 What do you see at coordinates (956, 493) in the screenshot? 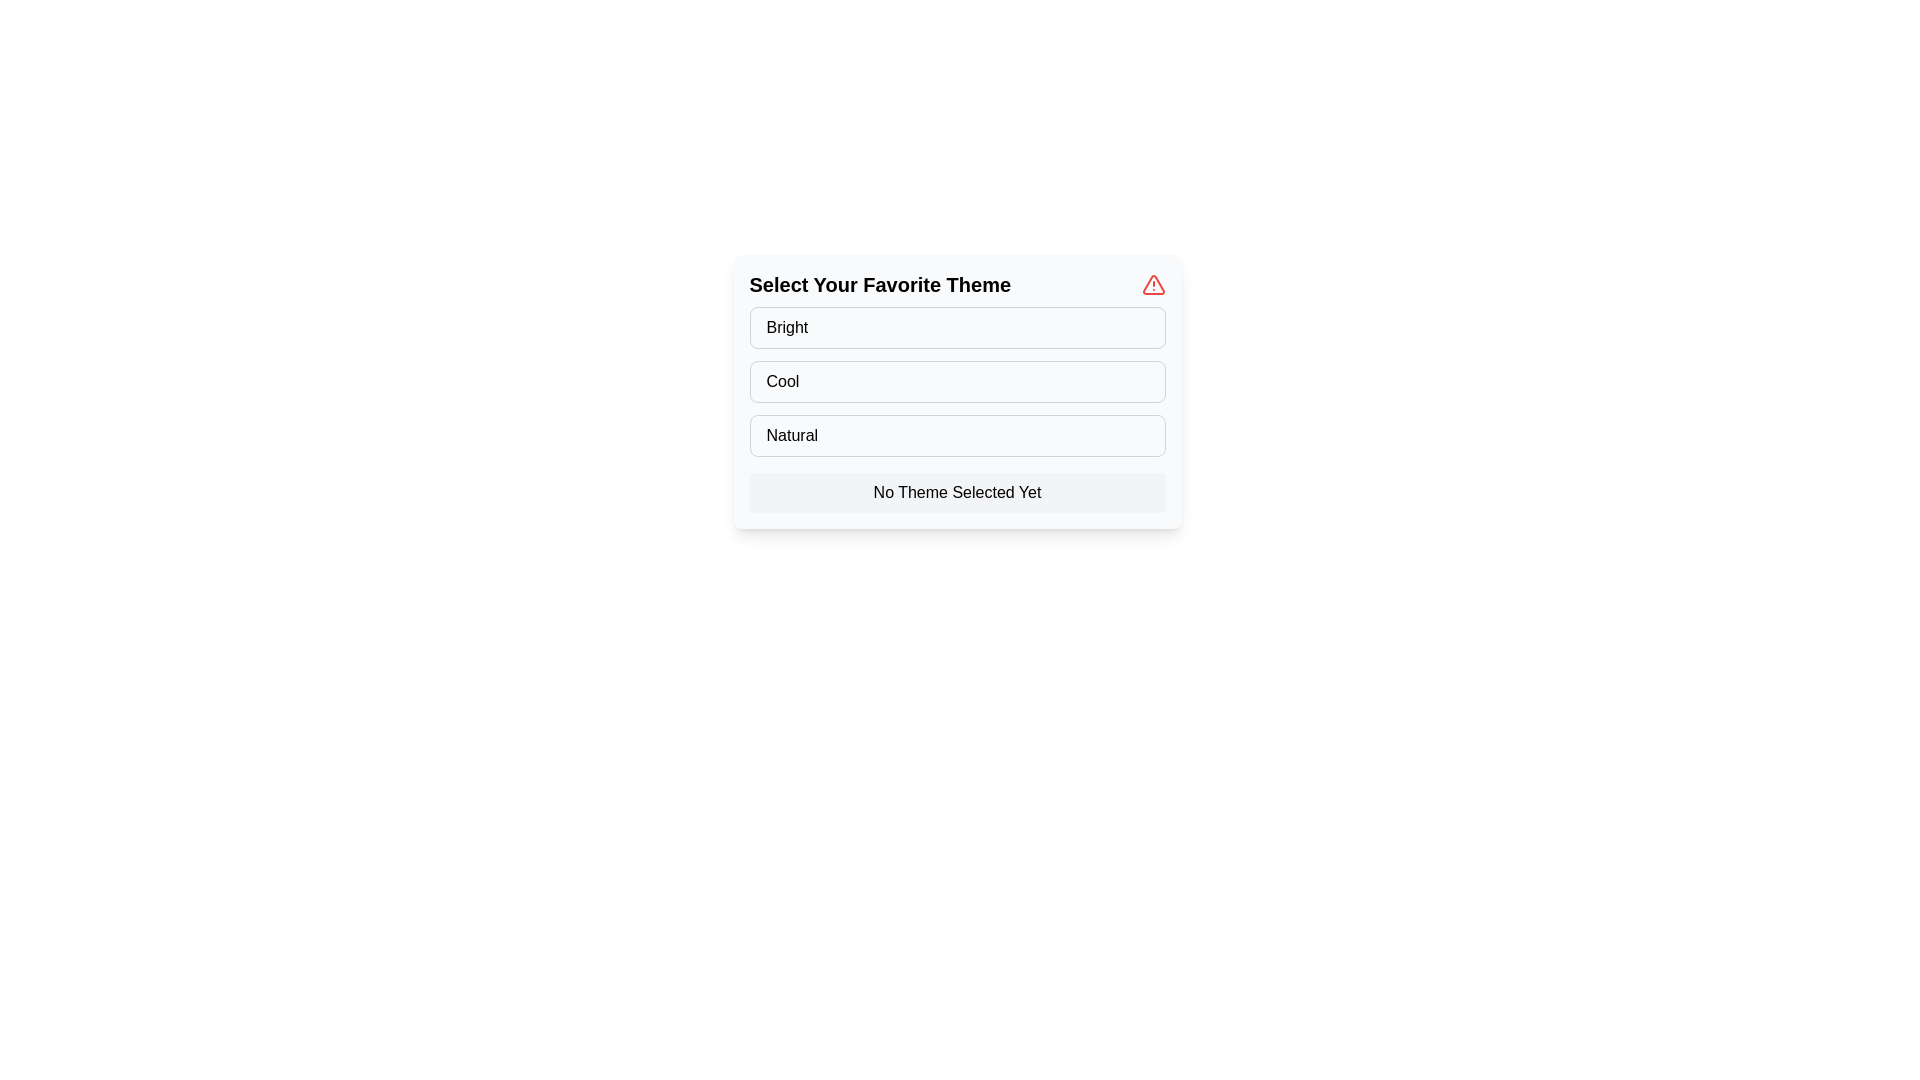
I see `the text block displaying 'No Theme Selected Yet', which is styled with a bold and centered alignment inside a light gray background, located below the theme options labeled Bright, Cool, and Natural` at bounding box center [956, 493].